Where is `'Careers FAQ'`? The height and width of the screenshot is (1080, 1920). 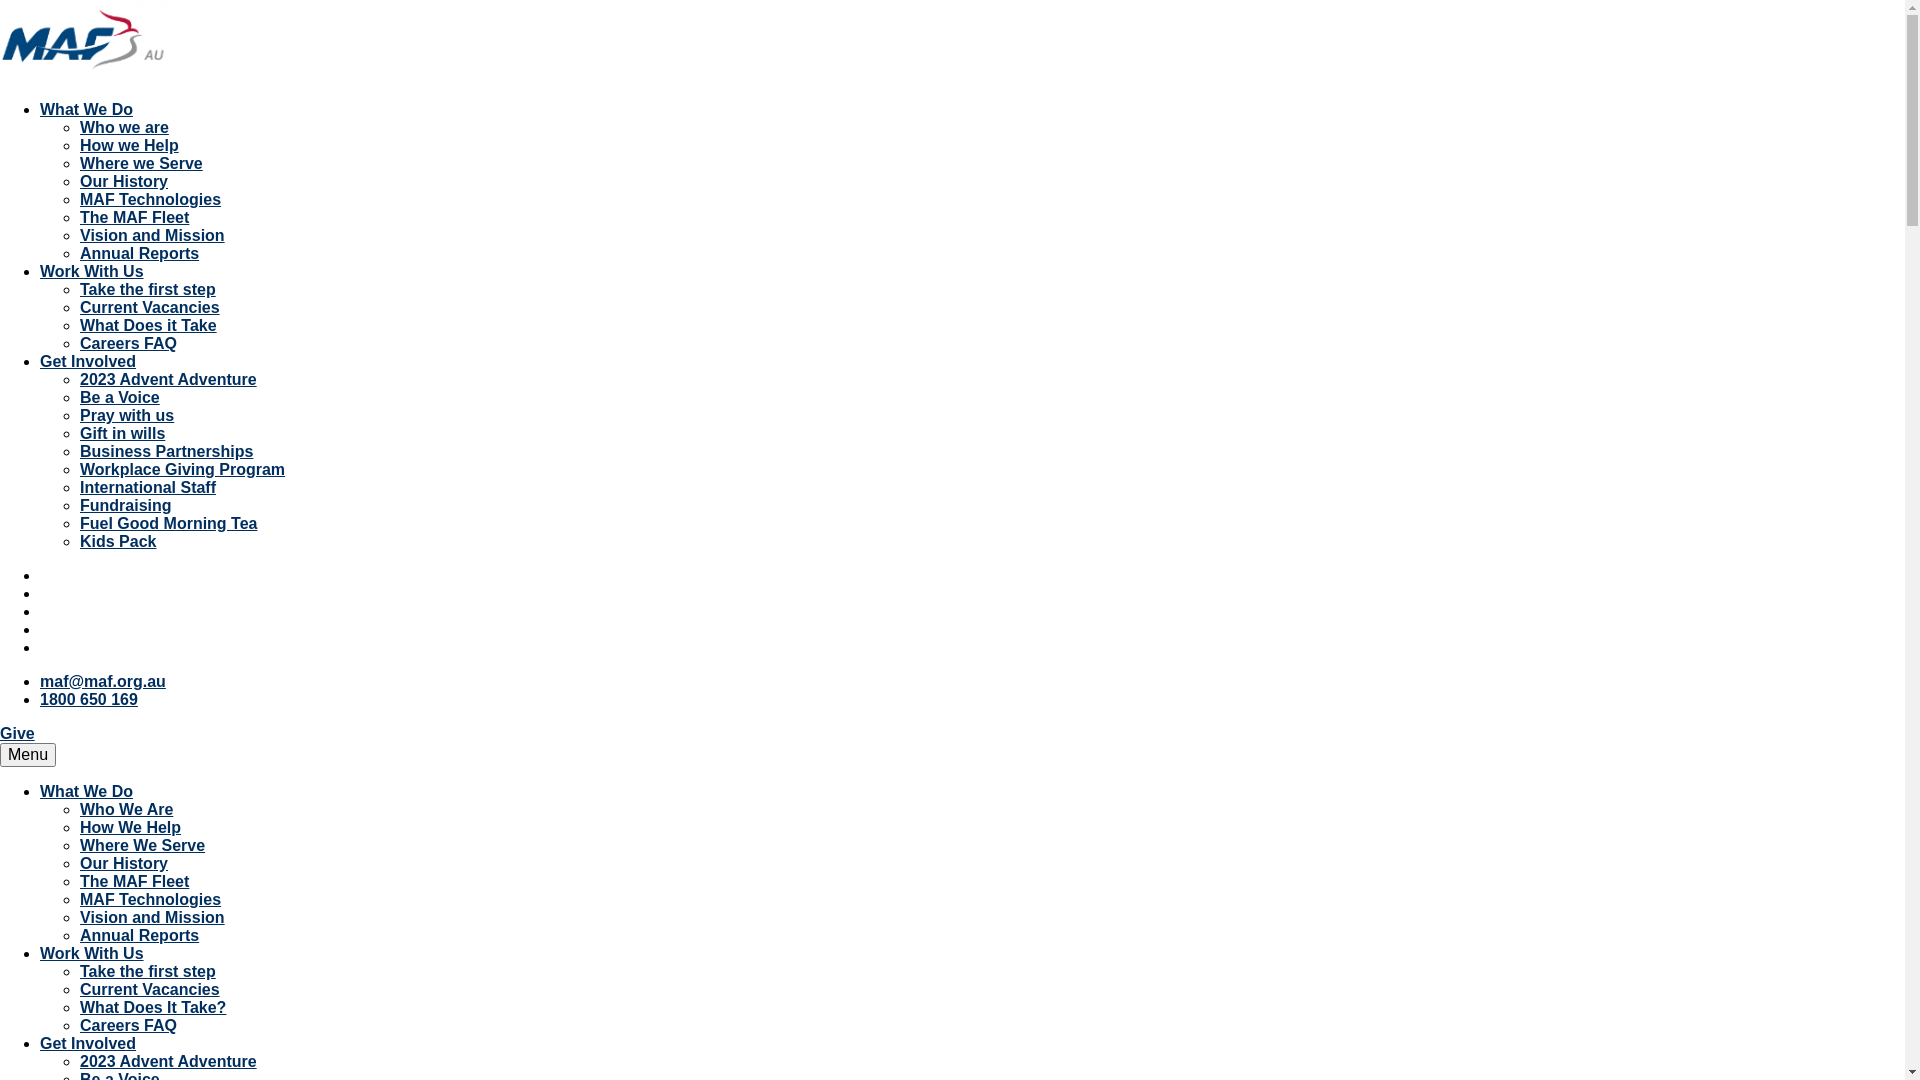
'Careers FAQ' is located at coordinates (127, 1025).